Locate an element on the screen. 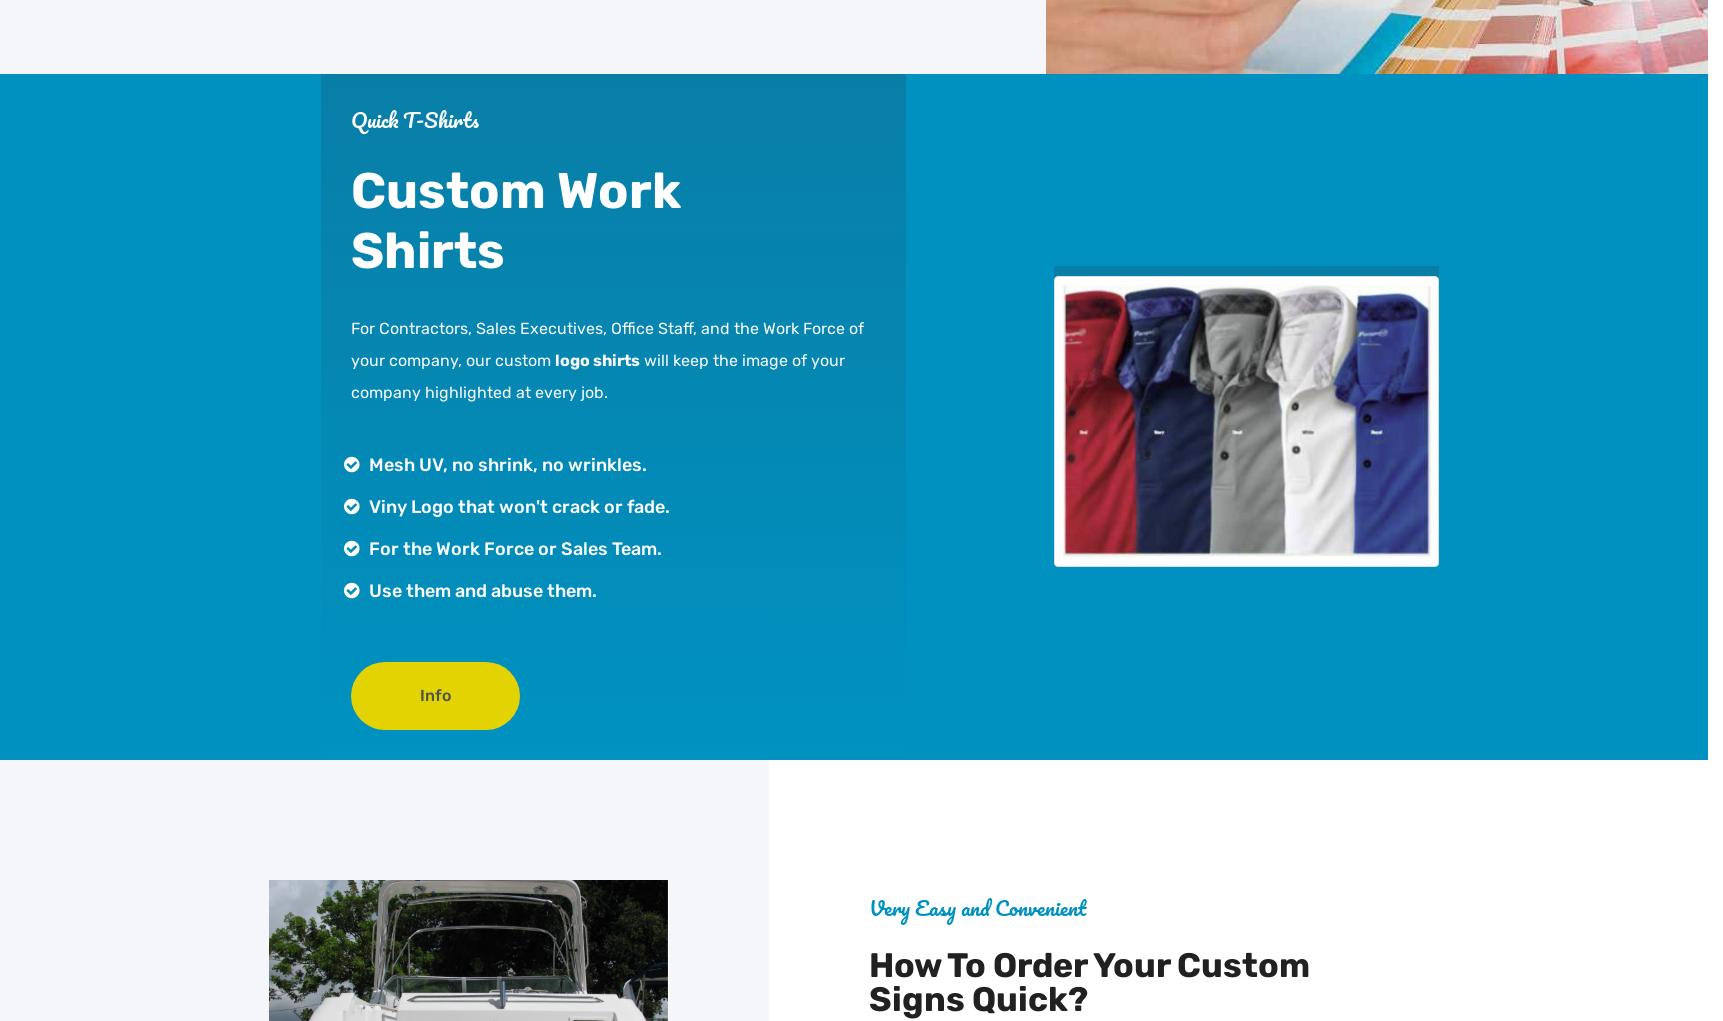 This screenshot has width=1723, height=1021. 'Shirts' is located at coordinates (426, 249).